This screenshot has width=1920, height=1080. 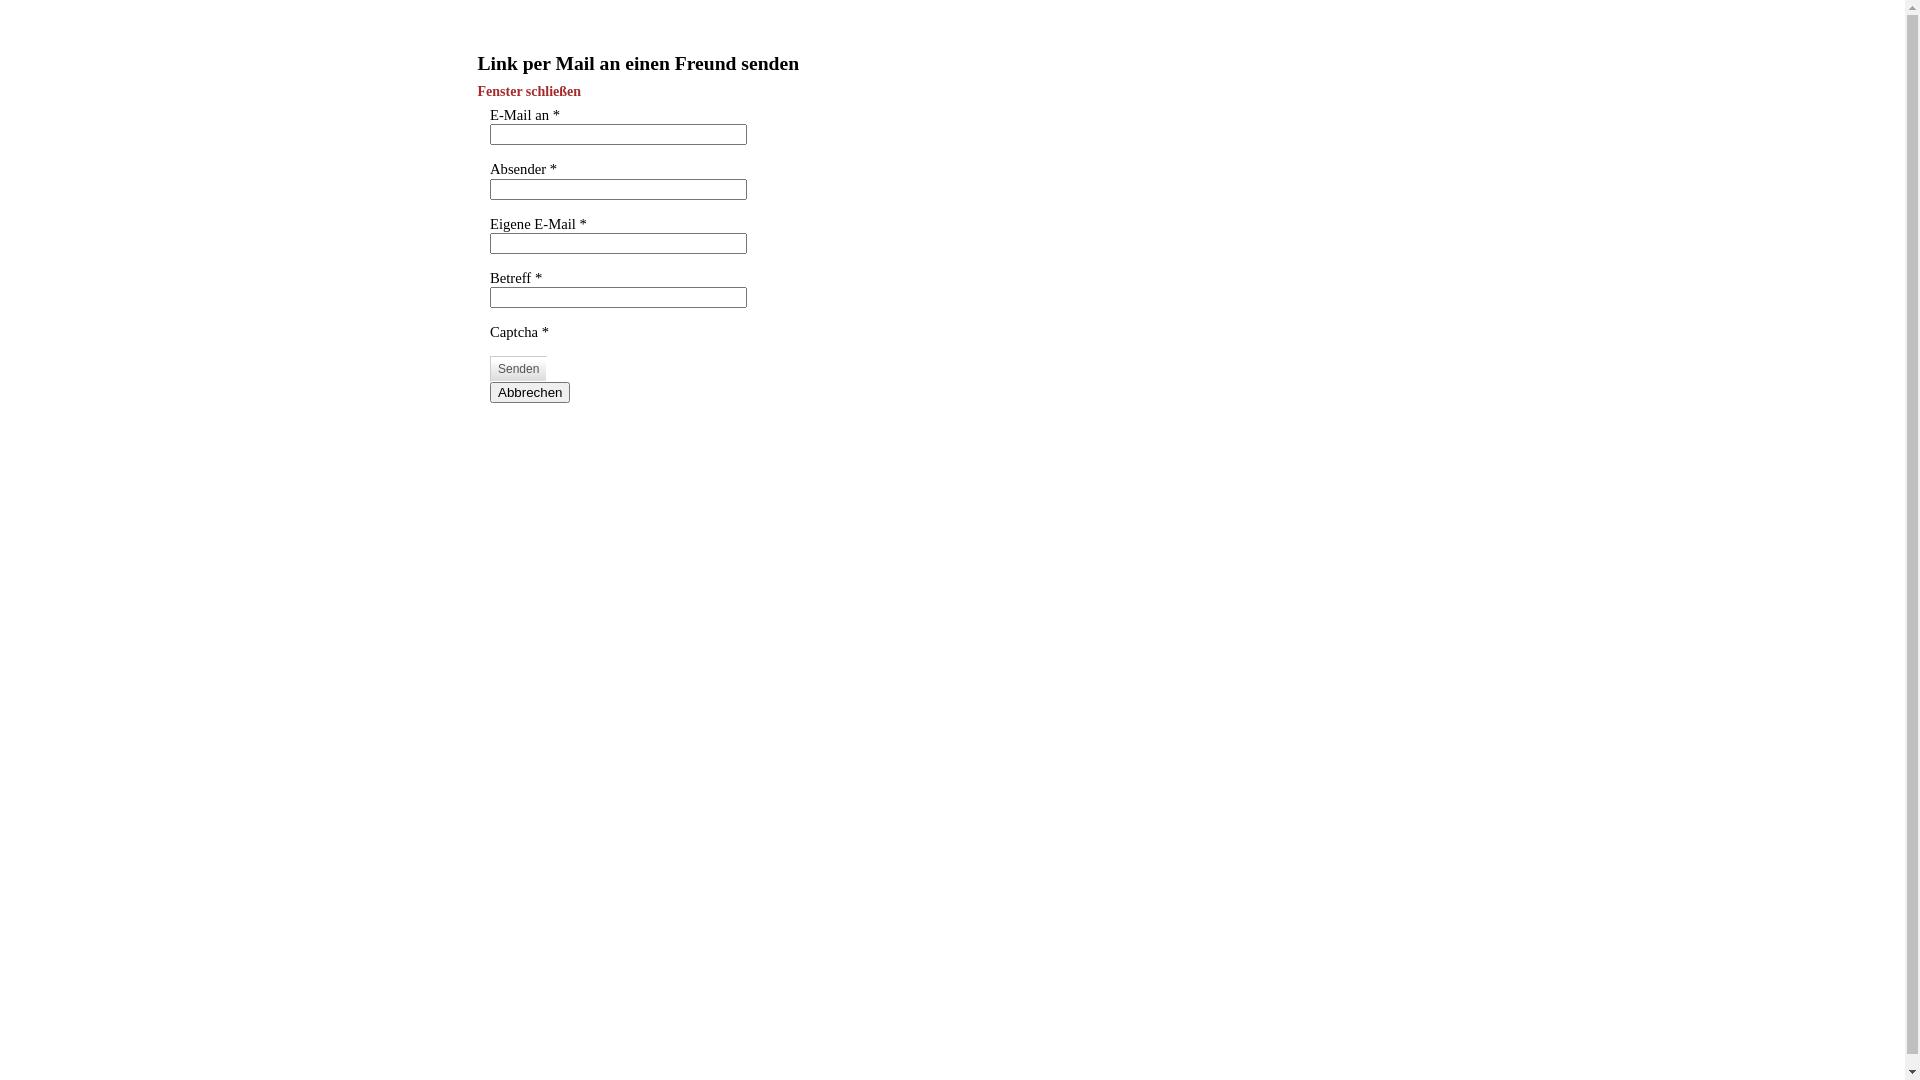 I want to click on 'Abbrechen', so click(x=529, y=392).